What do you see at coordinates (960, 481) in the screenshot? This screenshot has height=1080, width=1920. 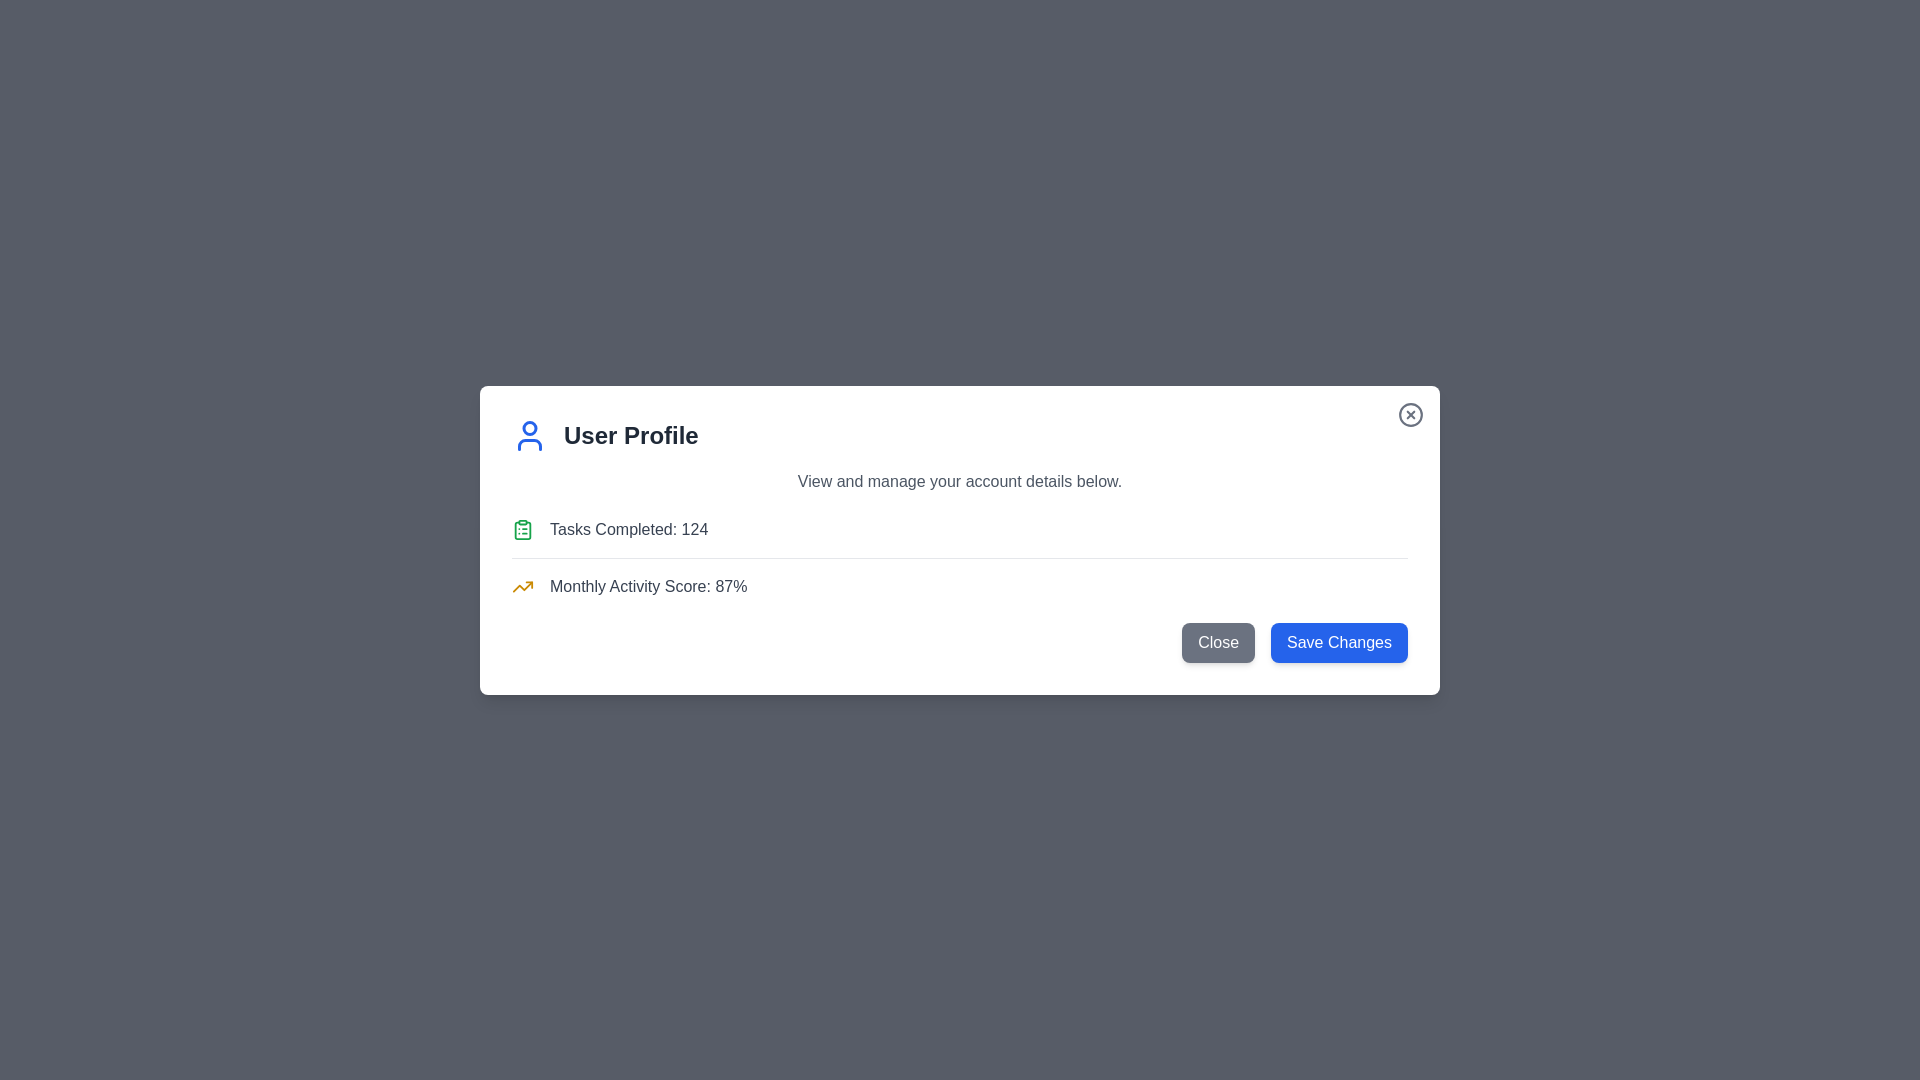 I see `the instructional Text Label located underneath the 'User Profile' heading in the modal window` at bounding box center [960, 481].